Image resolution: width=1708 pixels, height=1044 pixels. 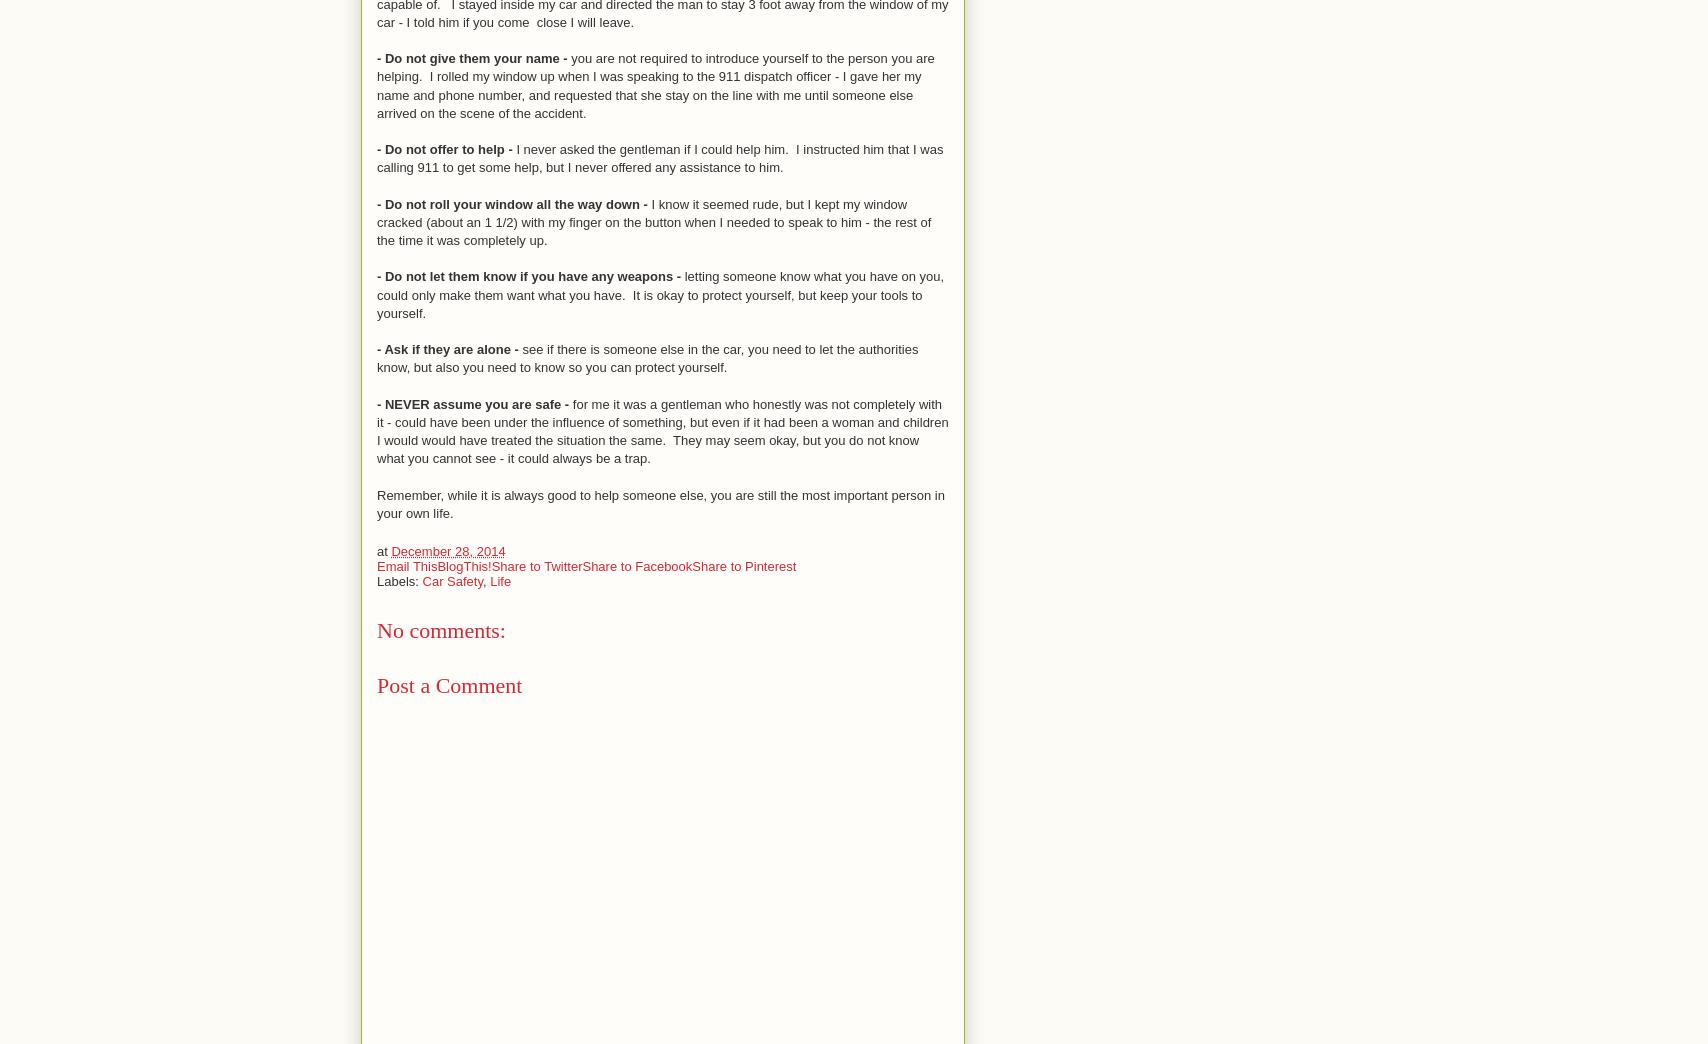 What do you see at coordinates (528, 275) in the screenshot?
I see `'- Do not let them know if you have any weapons -'` at bounding box center [528, 275].